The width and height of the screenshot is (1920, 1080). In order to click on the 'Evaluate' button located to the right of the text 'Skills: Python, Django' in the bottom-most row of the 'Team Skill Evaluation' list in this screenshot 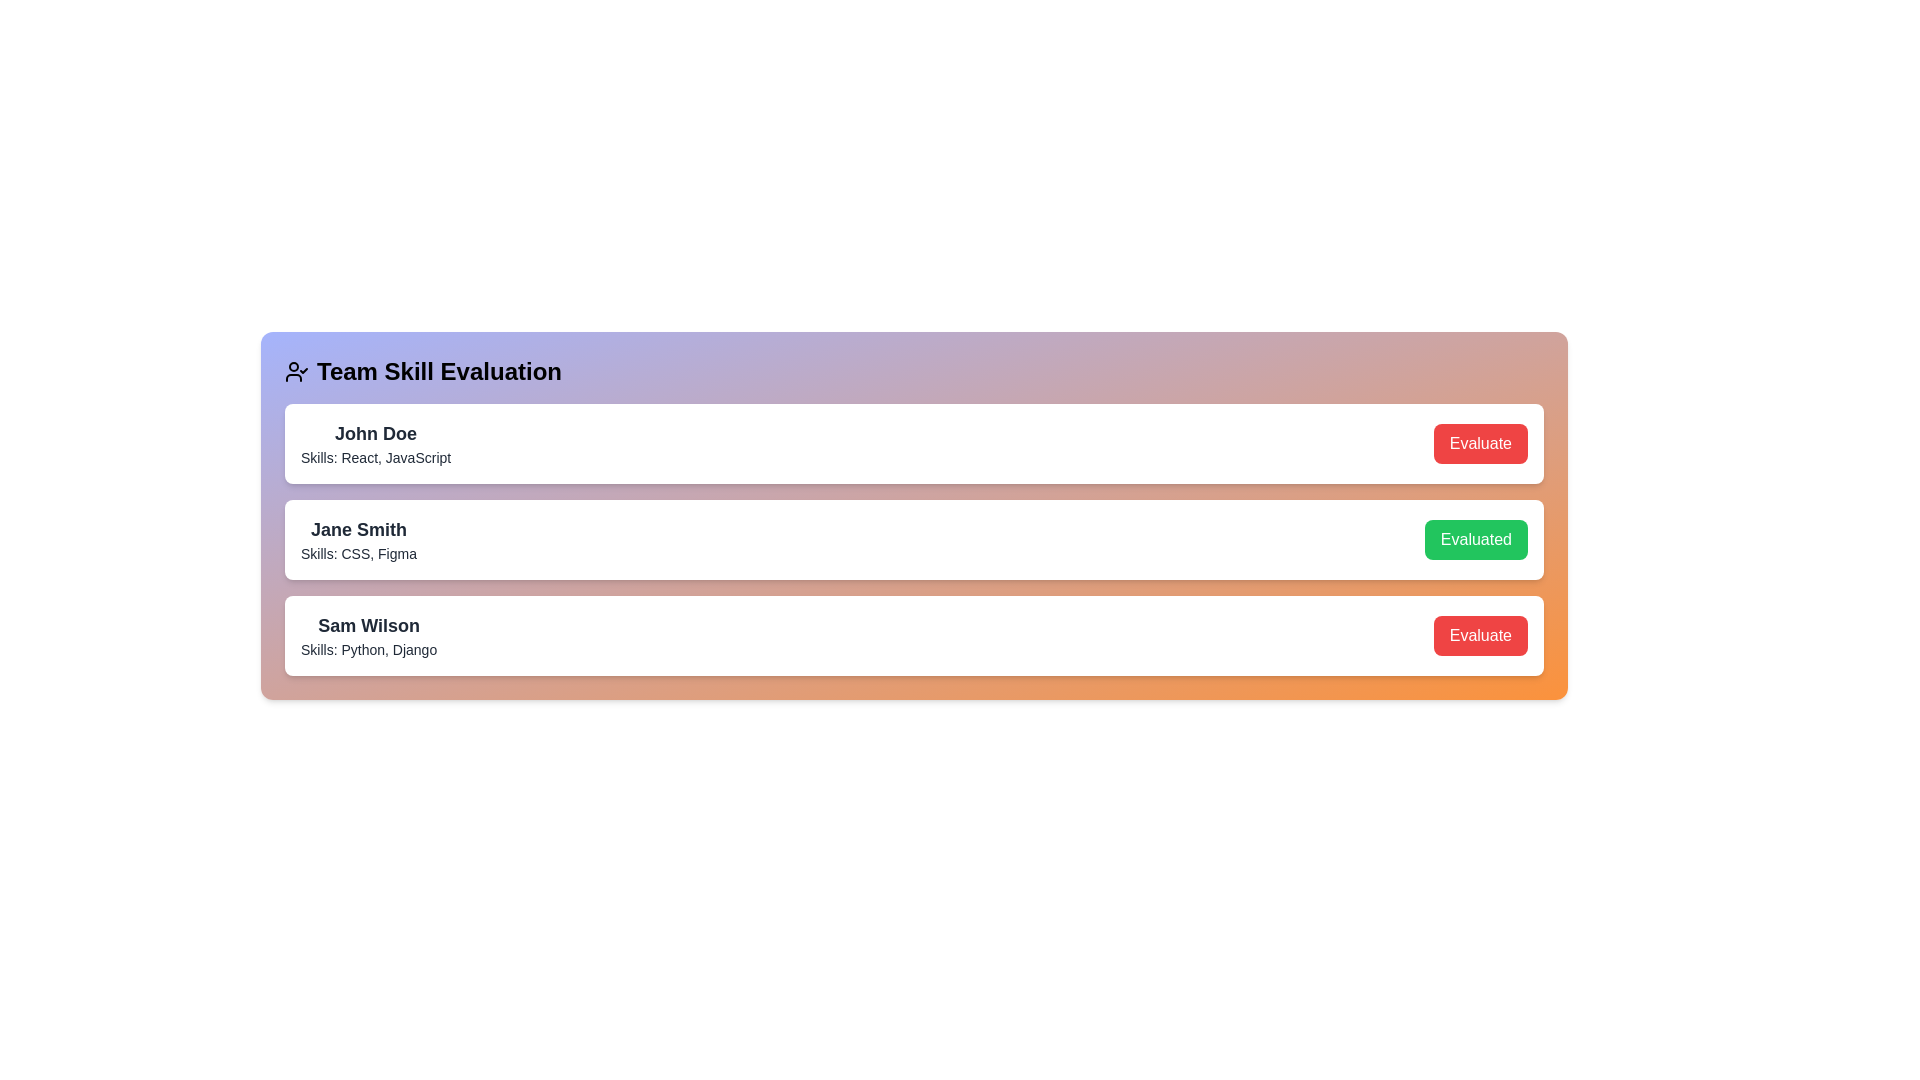, I will do `click(1480, 636)`.